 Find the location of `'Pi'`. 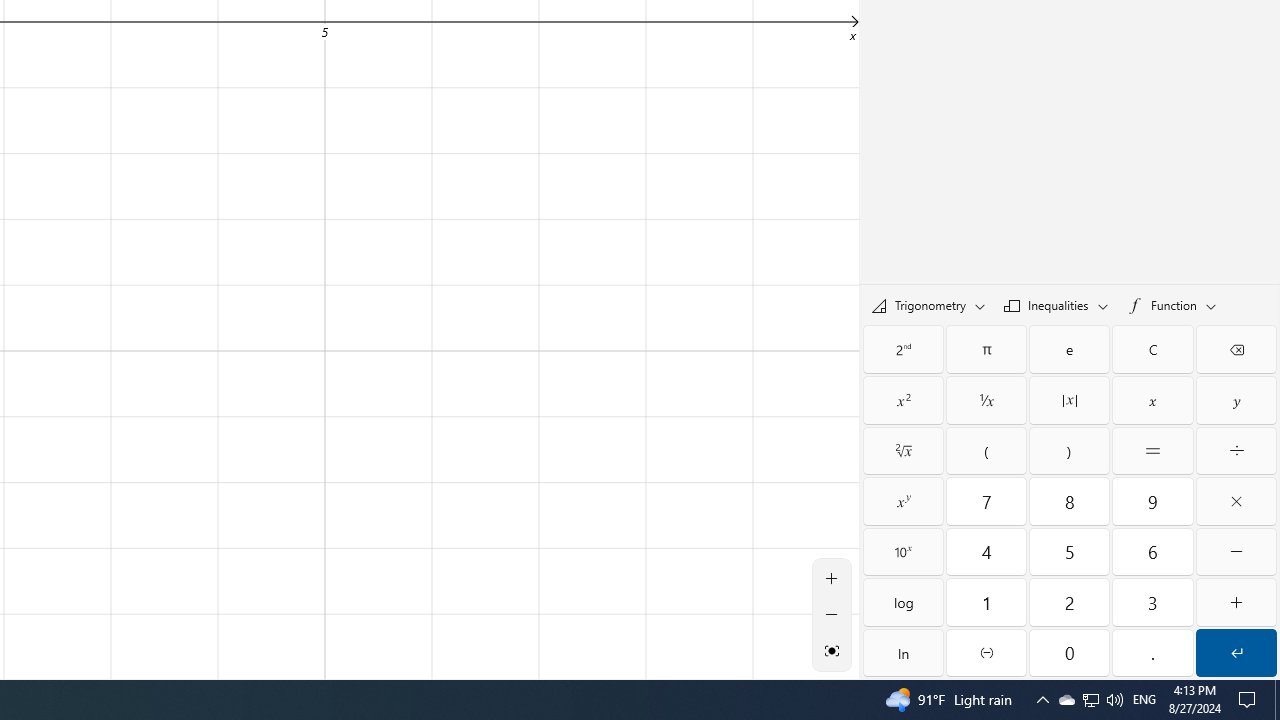

'Pi' is located at coordinates (986, 348).